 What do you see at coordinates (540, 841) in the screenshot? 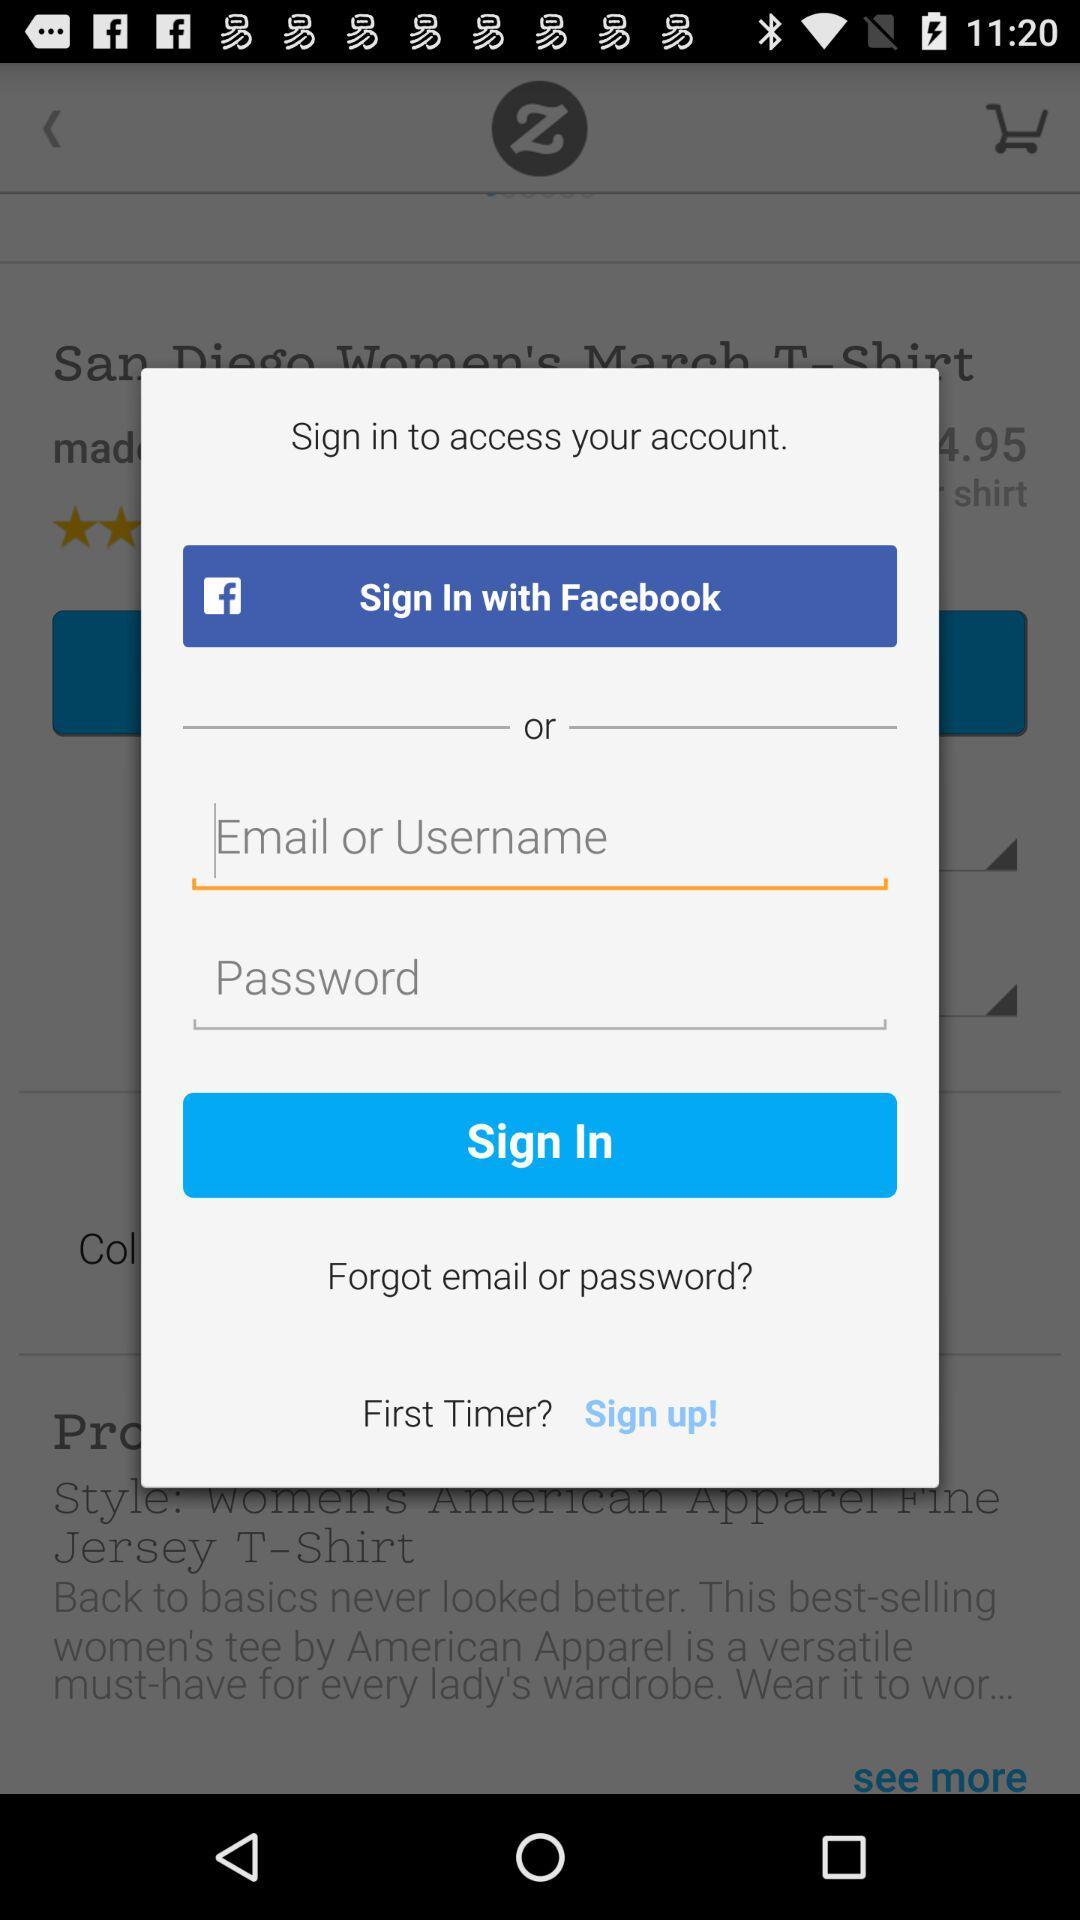
I see `the item below the or icon` at bounding box center [540, 841].